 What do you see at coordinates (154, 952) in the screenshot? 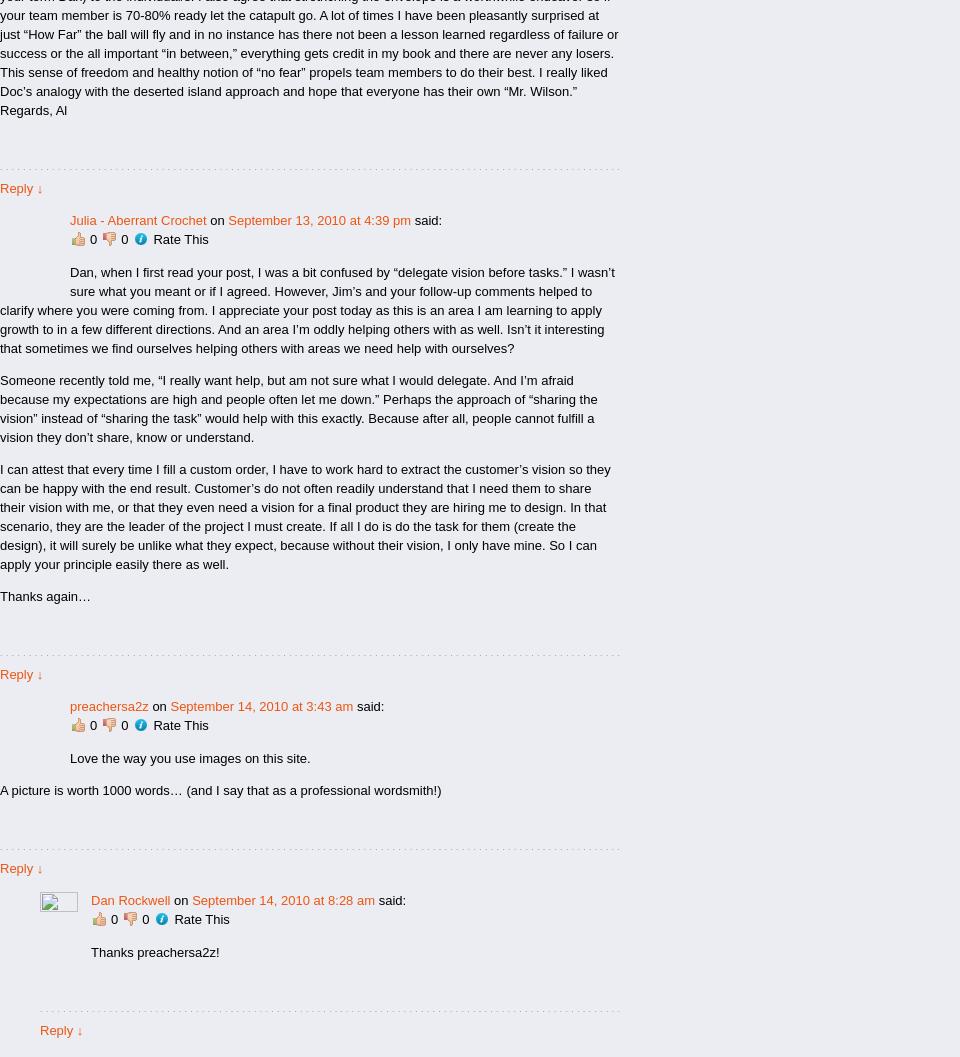
I see `'Thanks preachersa2z!'` at bounding box center [154, 952].